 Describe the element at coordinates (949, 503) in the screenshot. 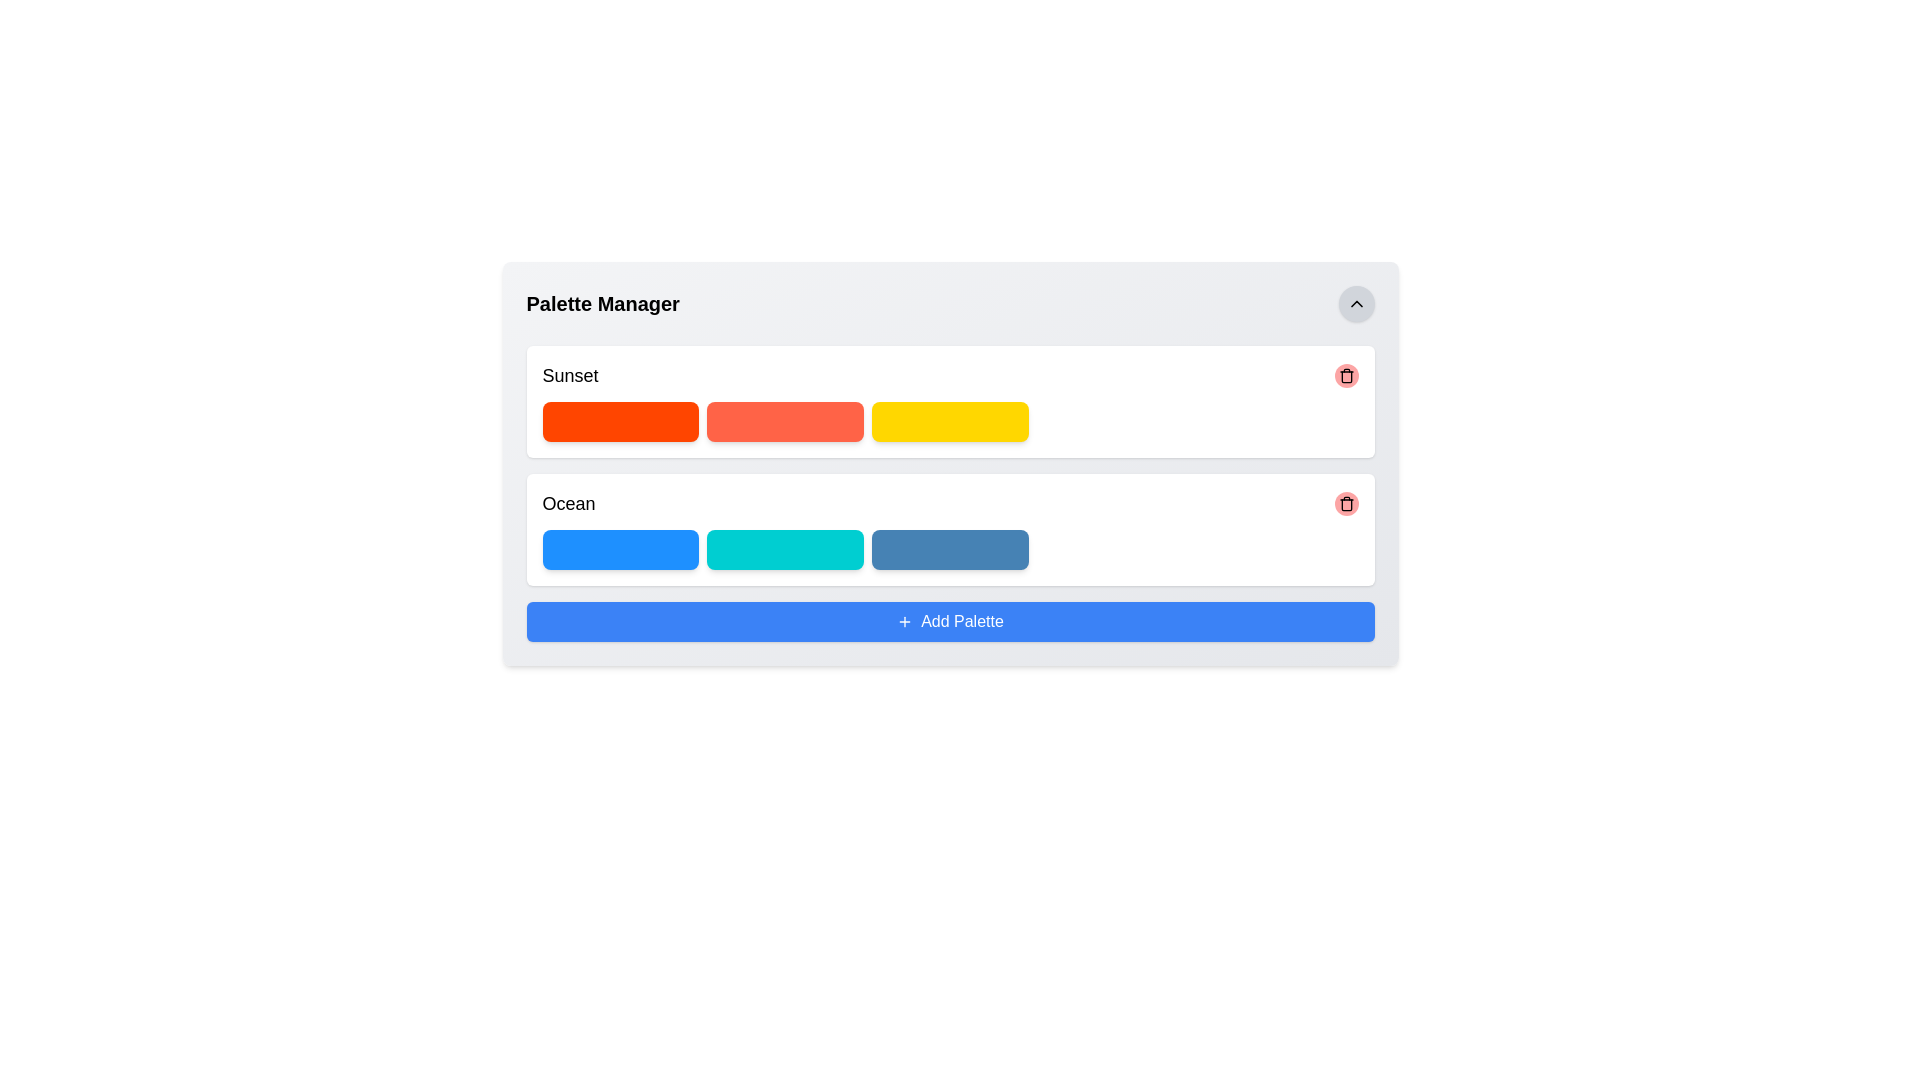

I see `the second row in the palette manager interface named 'Ocean'` at that location.